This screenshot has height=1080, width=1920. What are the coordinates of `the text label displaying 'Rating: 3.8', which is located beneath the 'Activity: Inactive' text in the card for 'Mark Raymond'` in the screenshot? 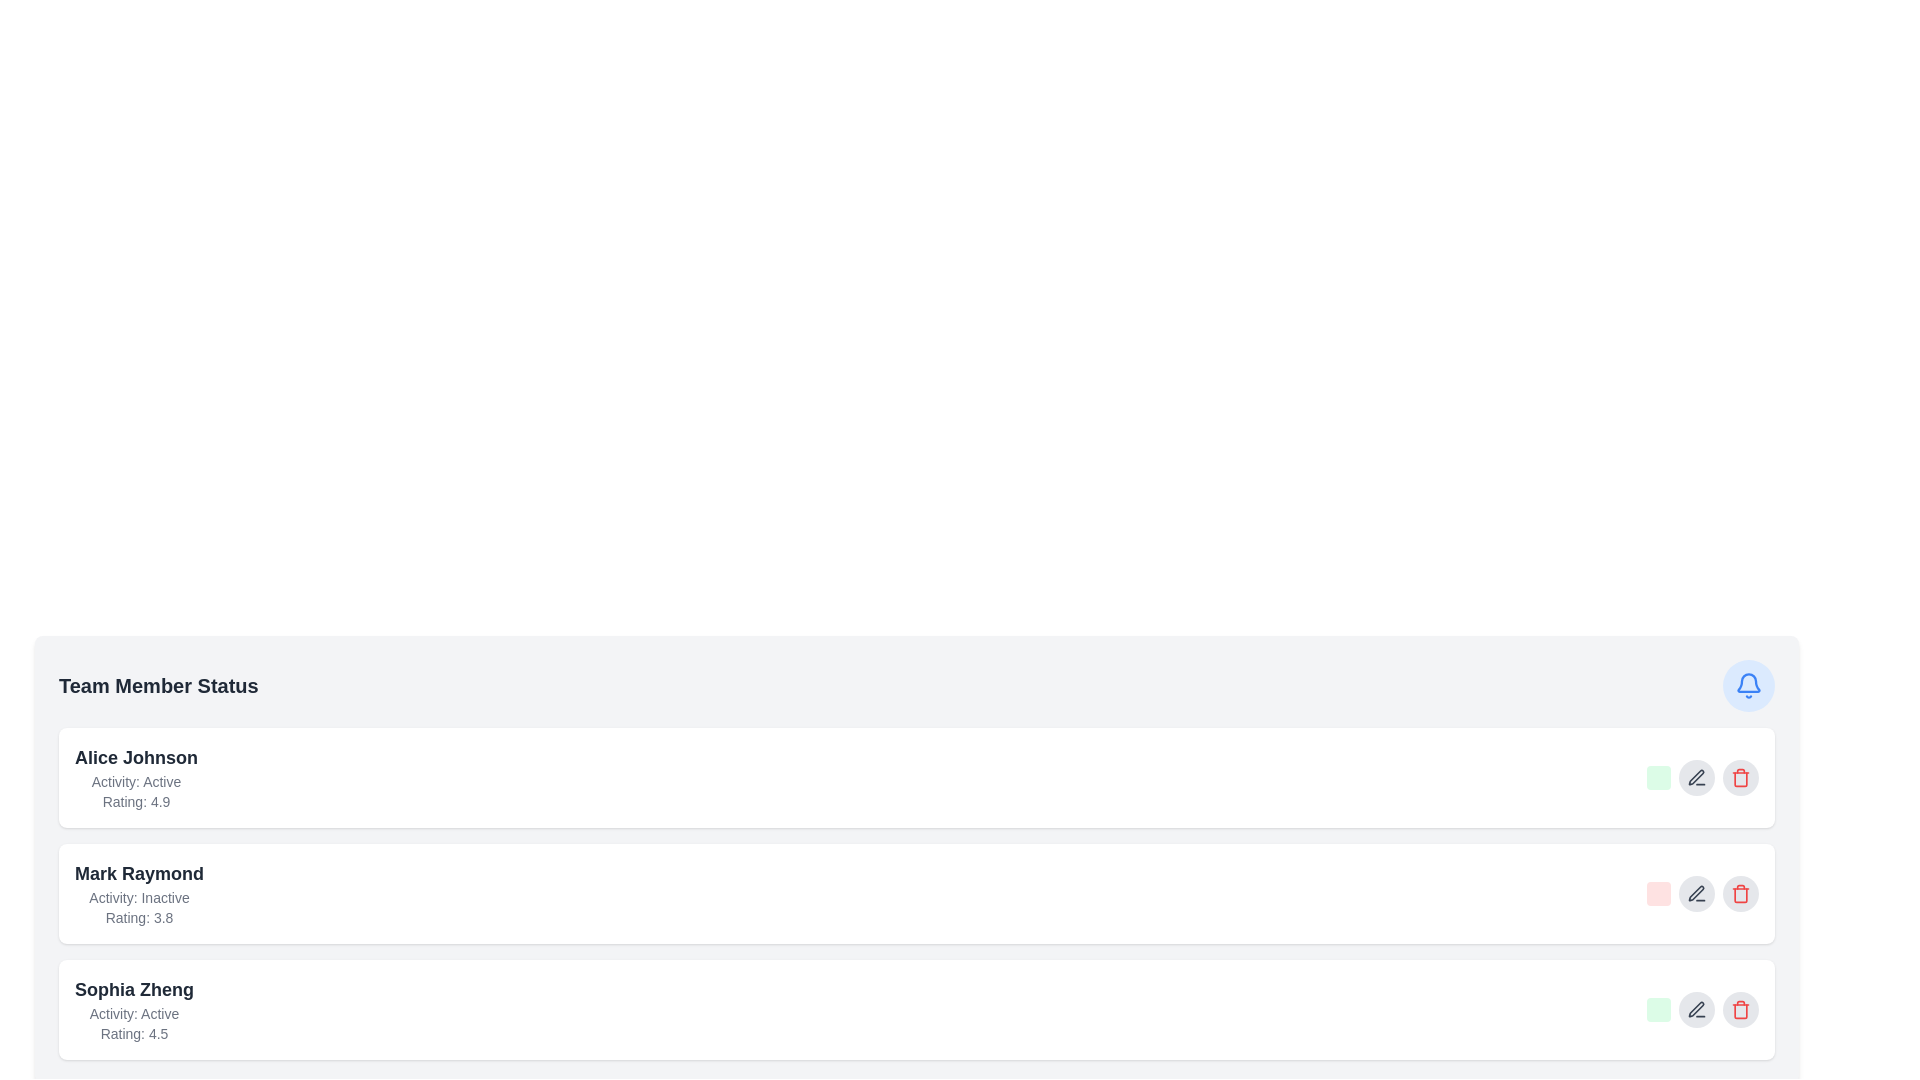 It's located at (138, 918).